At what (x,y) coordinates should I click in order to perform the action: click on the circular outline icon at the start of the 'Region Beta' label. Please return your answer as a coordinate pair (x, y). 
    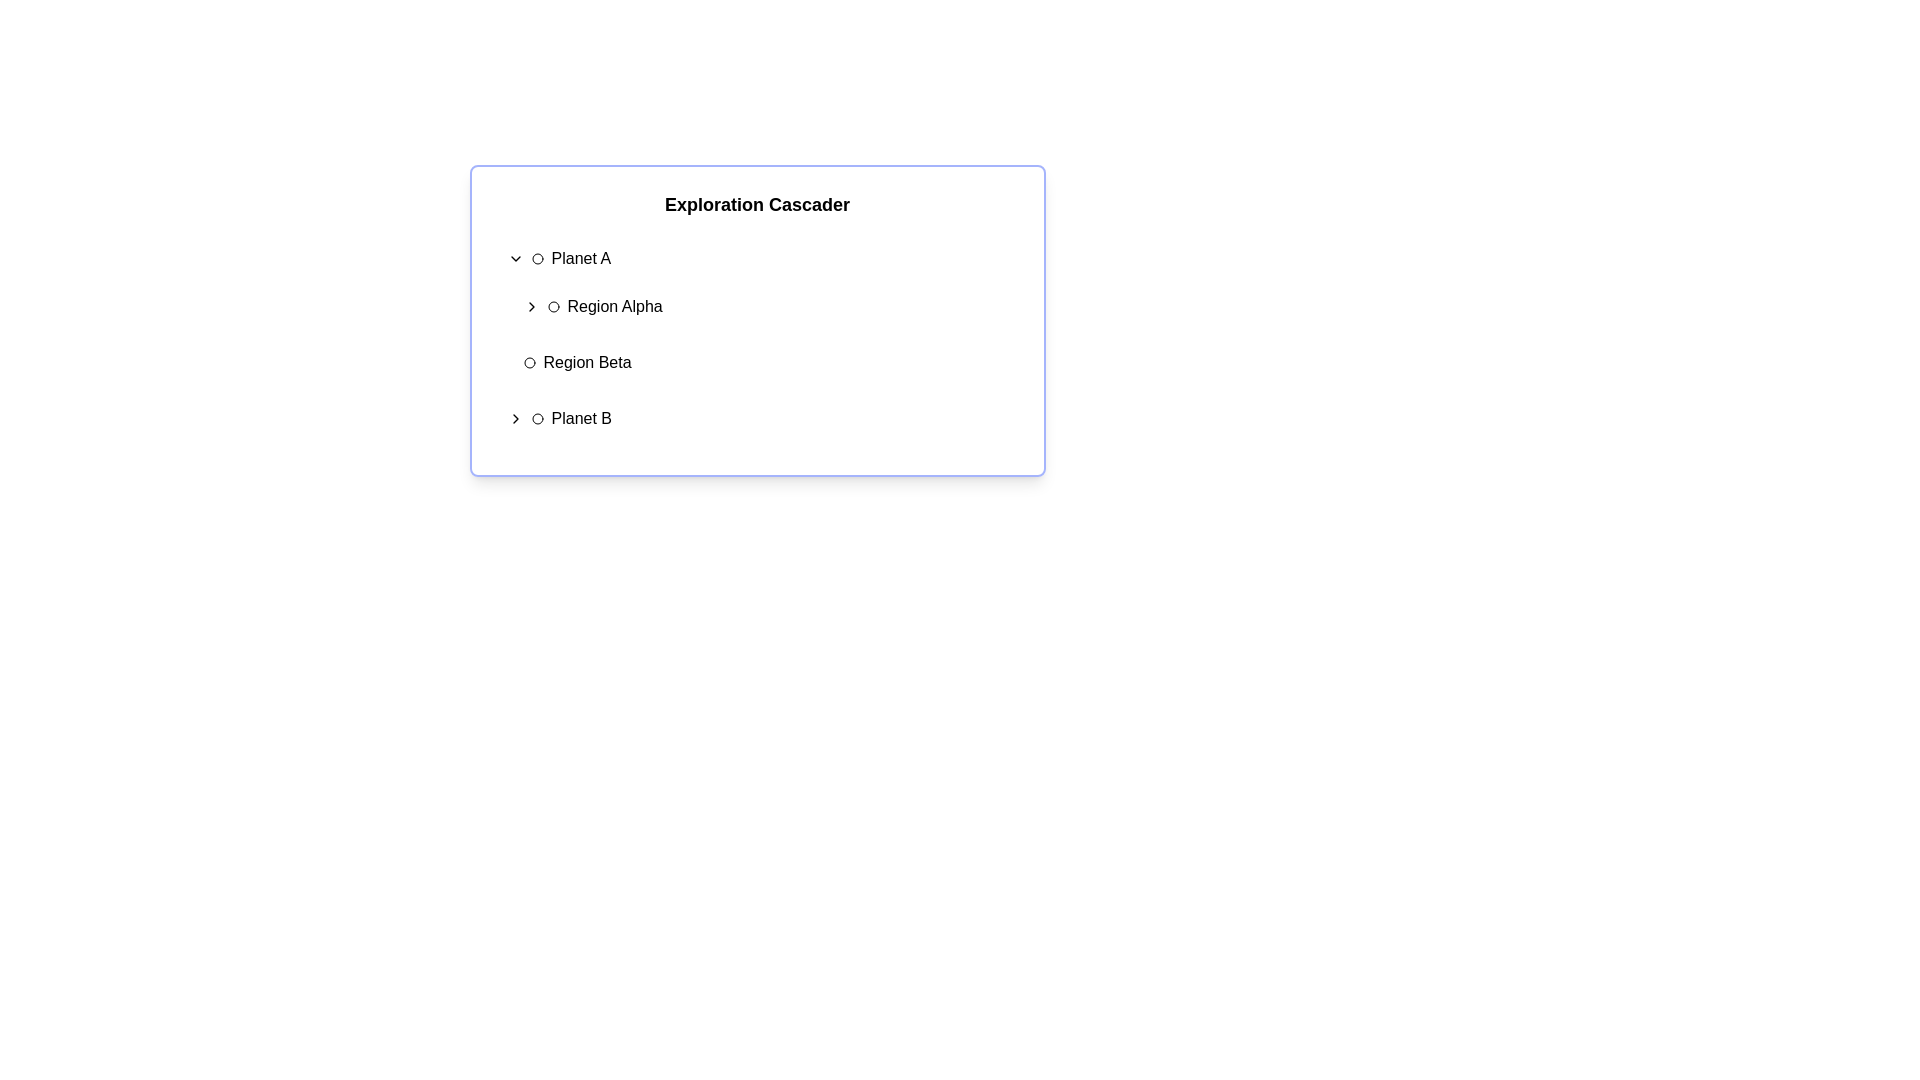
    Looking at the image, I should click on (529, 362).